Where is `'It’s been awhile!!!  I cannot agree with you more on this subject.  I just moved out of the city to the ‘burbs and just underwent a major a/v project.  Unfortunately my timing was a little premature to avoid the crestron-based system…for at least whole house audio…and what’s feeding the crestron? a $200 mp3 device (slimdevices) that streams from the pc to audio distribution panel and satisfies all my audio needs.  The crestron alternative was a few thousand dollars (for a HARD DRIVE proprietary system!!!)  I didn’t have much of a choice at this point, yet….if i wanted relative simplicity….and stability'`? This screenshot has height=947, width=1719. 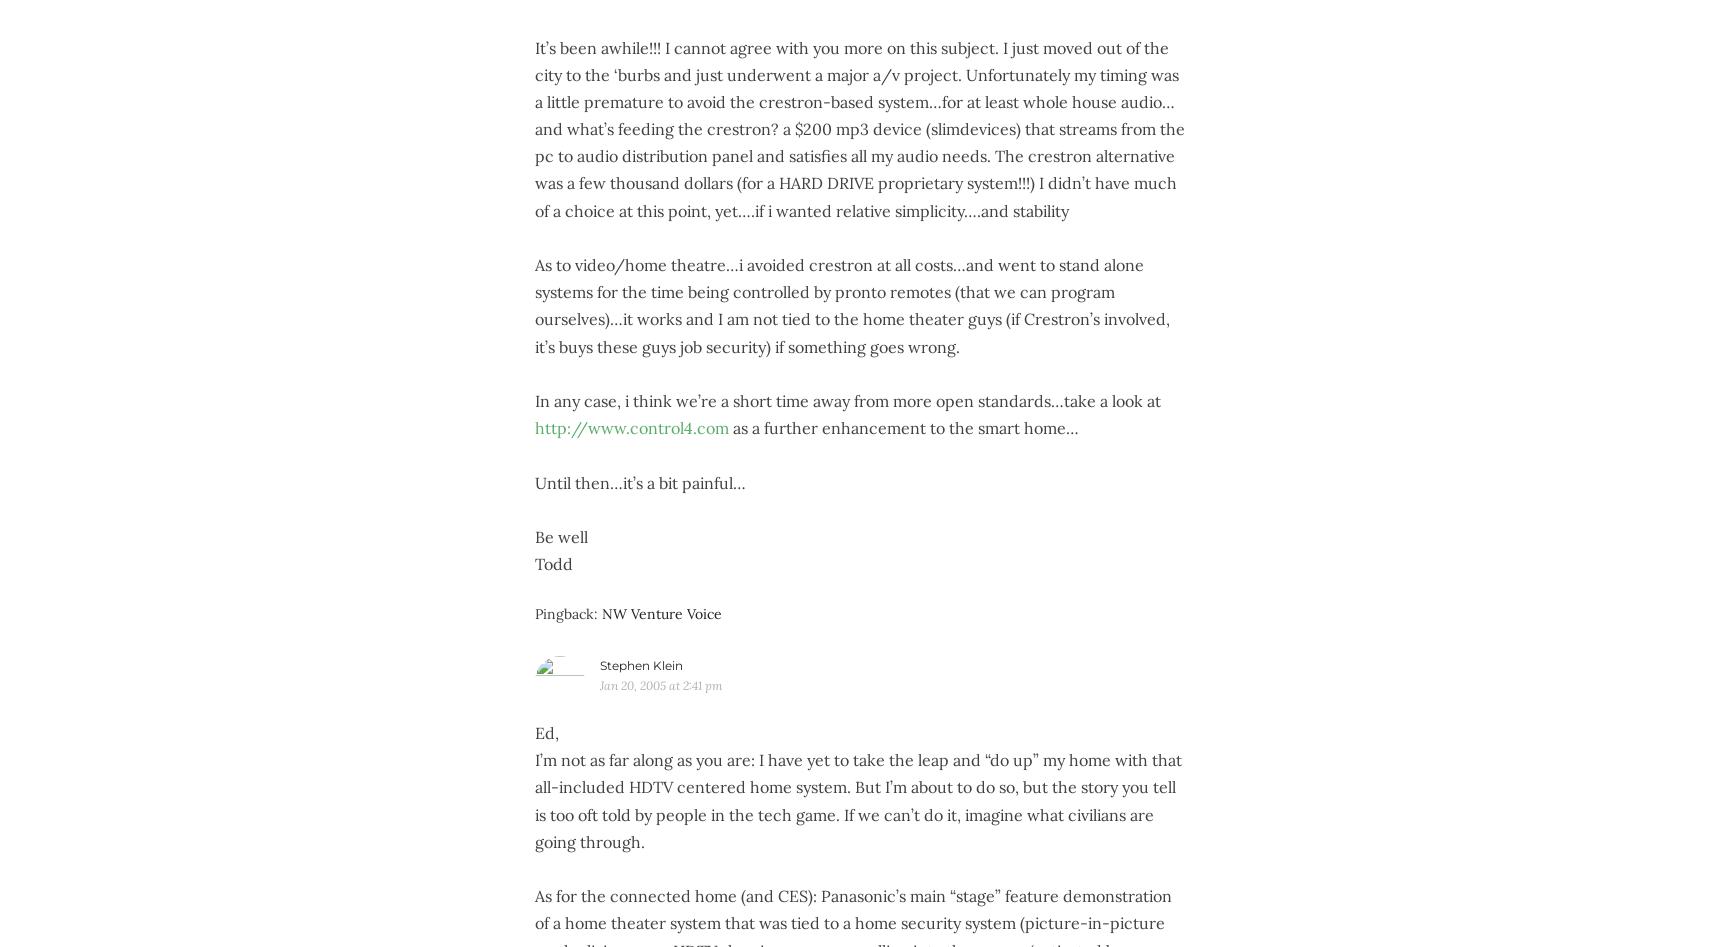 'It’s been awhile!!!  I cannot agree with you more on this subject.  I just moved out of the city to the ‘burbs and just underwent a major a/v project.  Unfortunately my timing was a little premature to avoid the crestron-based system…for at least whole house audio…and what’s feeding the crestron? a $200 mp3 device (slimdevices) that streams from the pc to audio distribution panel and satisfies all my audio needs.  The crestron alternative was a few thousand dollars (for a HARD DRIVE proprietary system!!!)  I didn’t have much of a choice at this point, yet….if i wanted relative simplicity….and stability' is located at coordinates (857, 127).